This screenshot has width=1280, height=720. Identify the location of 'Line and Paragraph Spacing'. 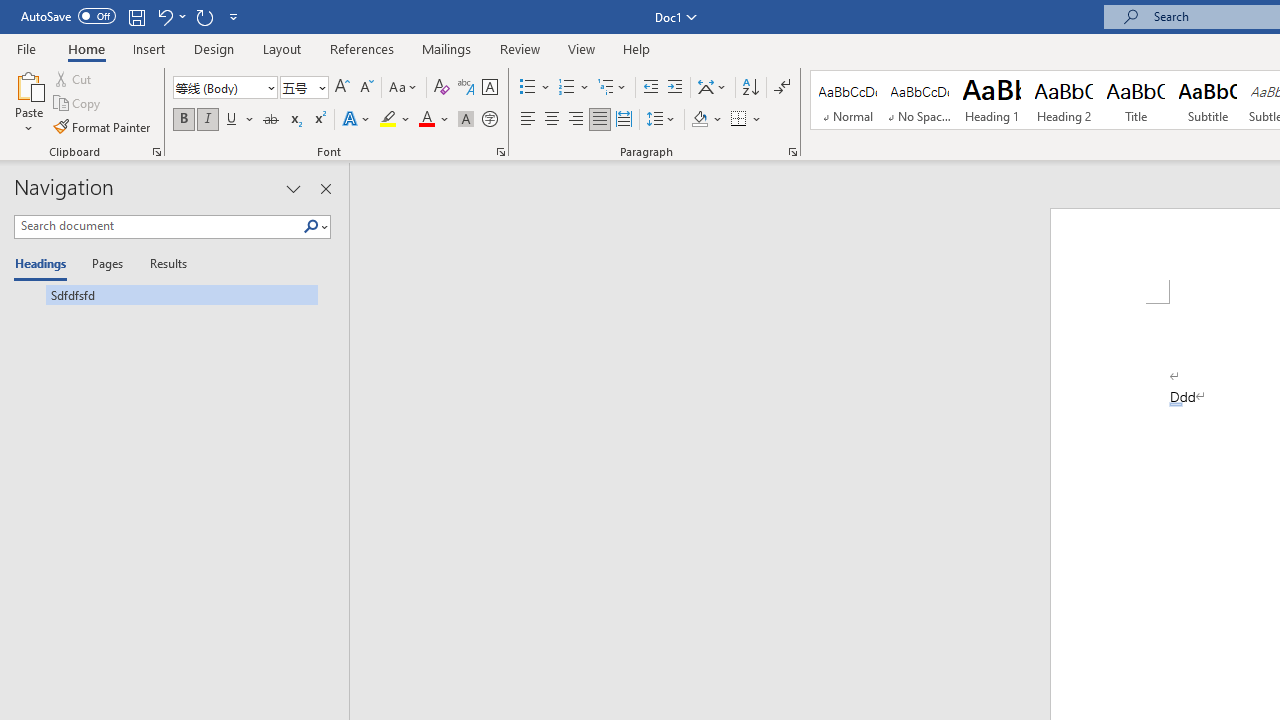
(661, 119).